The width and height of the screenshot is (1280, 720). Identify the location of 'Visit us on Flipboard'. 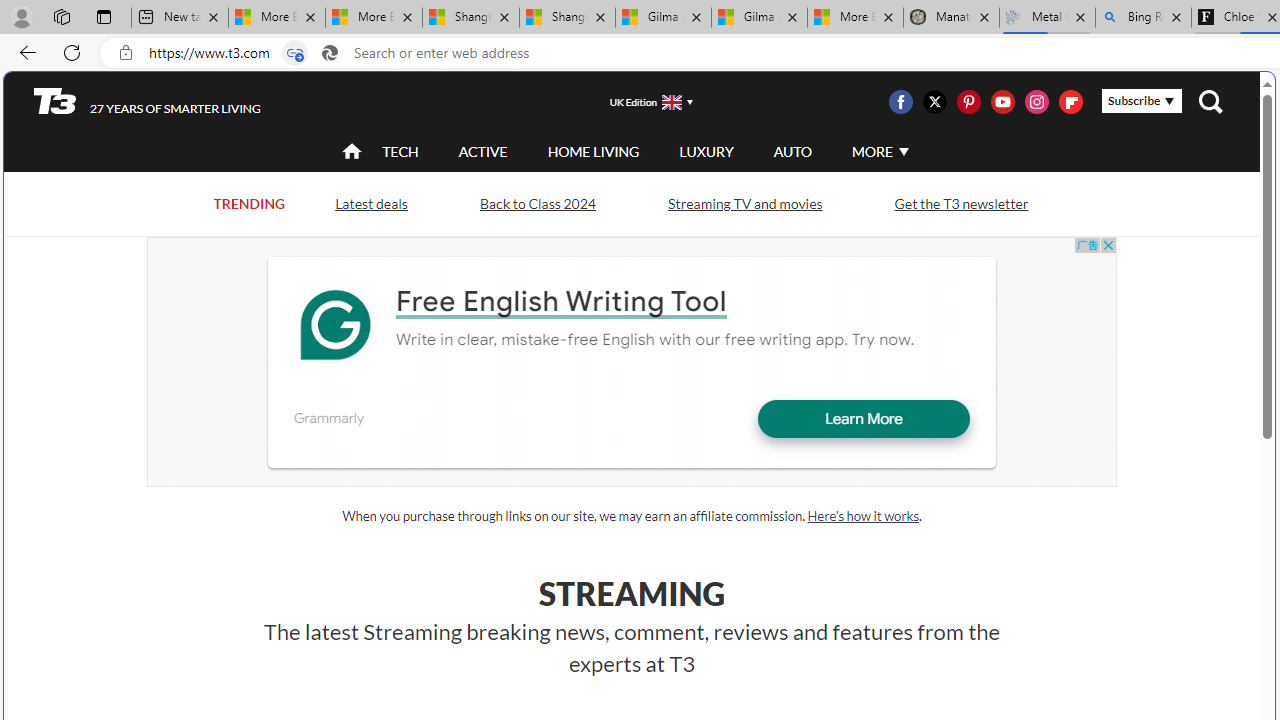
(1069, 101).